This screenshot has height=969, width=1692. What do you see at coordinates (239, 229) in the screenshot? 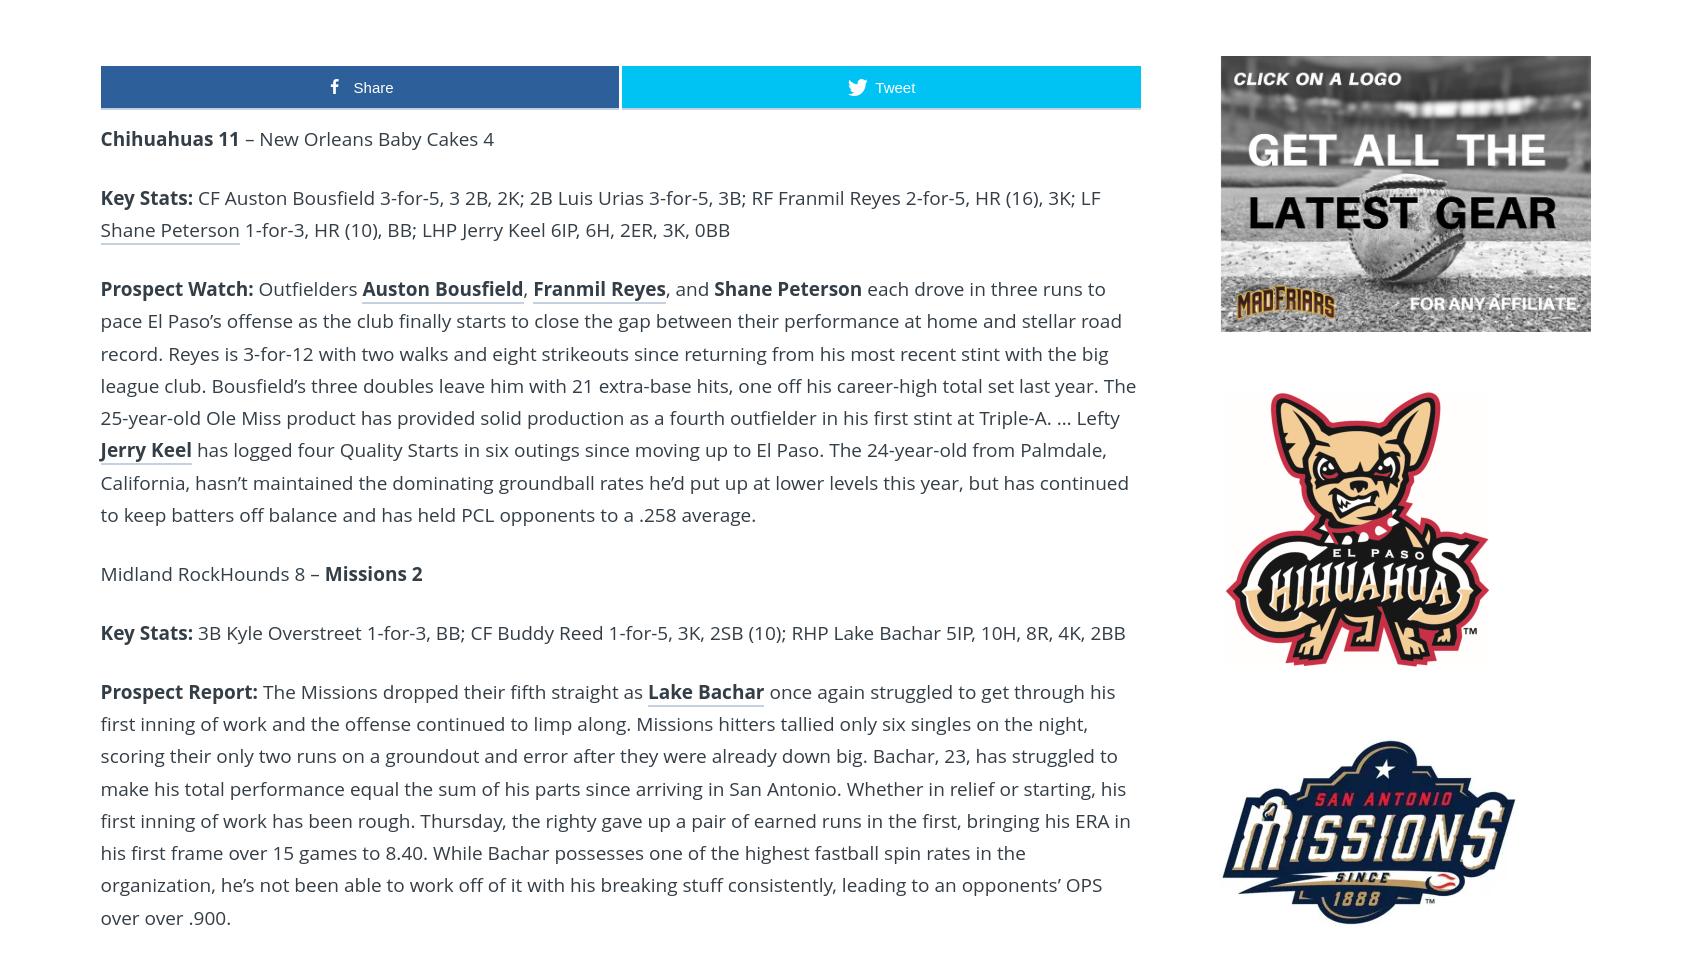
I see `'1-for-3, HR (10), BB; LHP Jerry Keel 6IP, 6H, 2ER, 3K, 0BB'` at bounding box center [239, 229].